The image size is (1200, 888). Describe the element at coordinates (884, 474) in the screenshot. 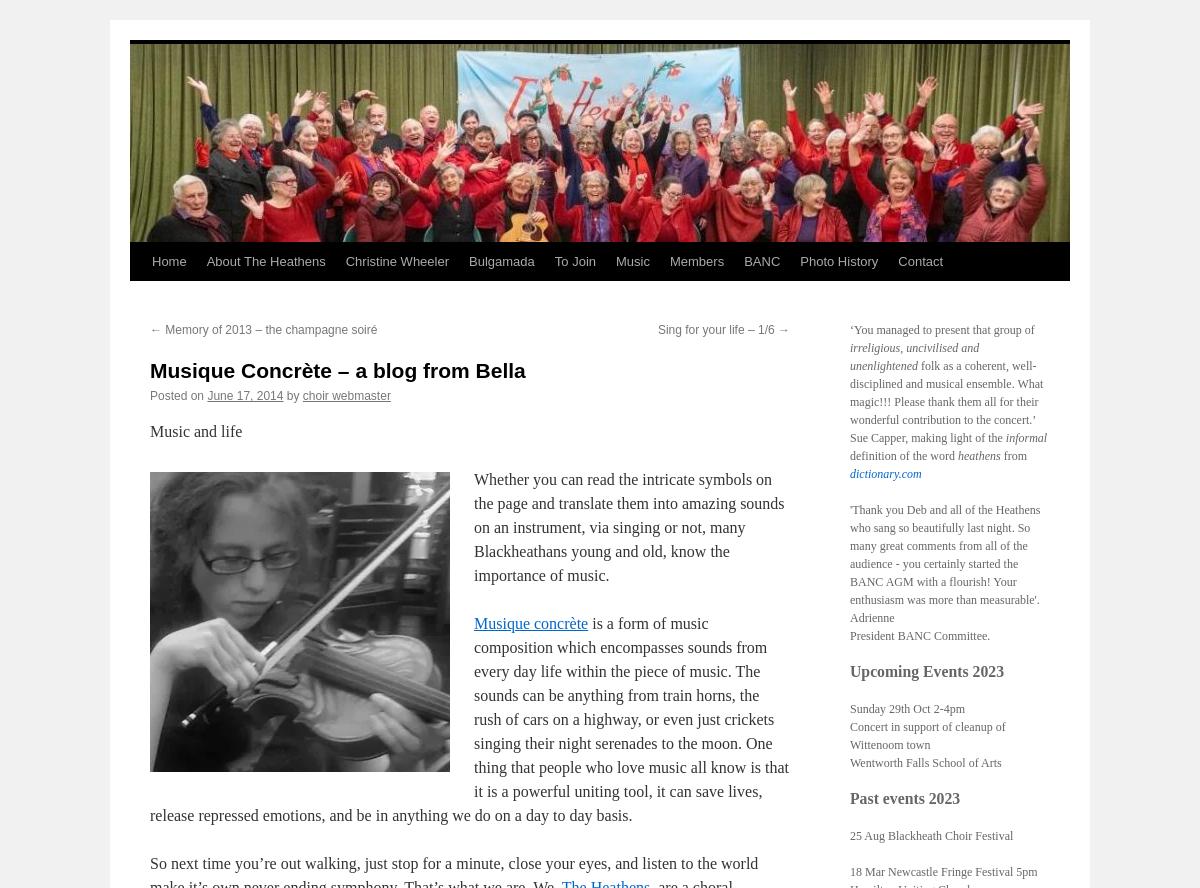

I see `'dictionary.com'` at that location.